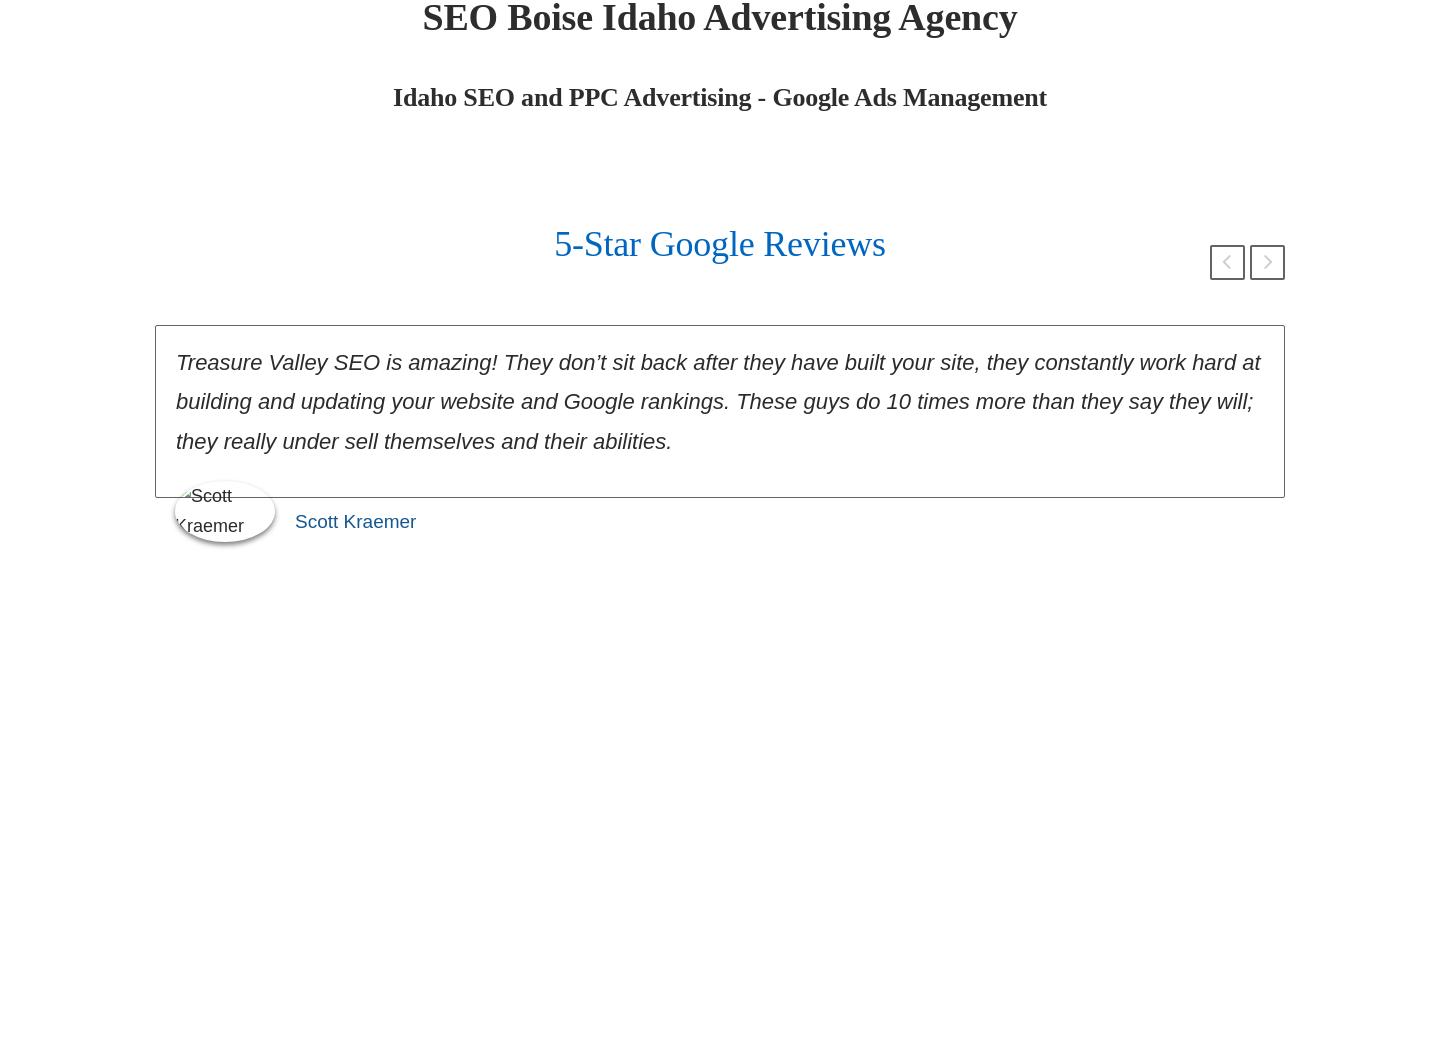 The image size is (1440, 1055). What do you see at coordinates (717, 401) in the screenshot?
I see `'Treasure Valley SEO is amazing! They don’t sit back after they have built your site, they constantly work hard at building and updating your website and Google rankings. These guys do 10 times more than they say they will; they really under sell themselves and their abilities.'` at bounding box center [717, 401].